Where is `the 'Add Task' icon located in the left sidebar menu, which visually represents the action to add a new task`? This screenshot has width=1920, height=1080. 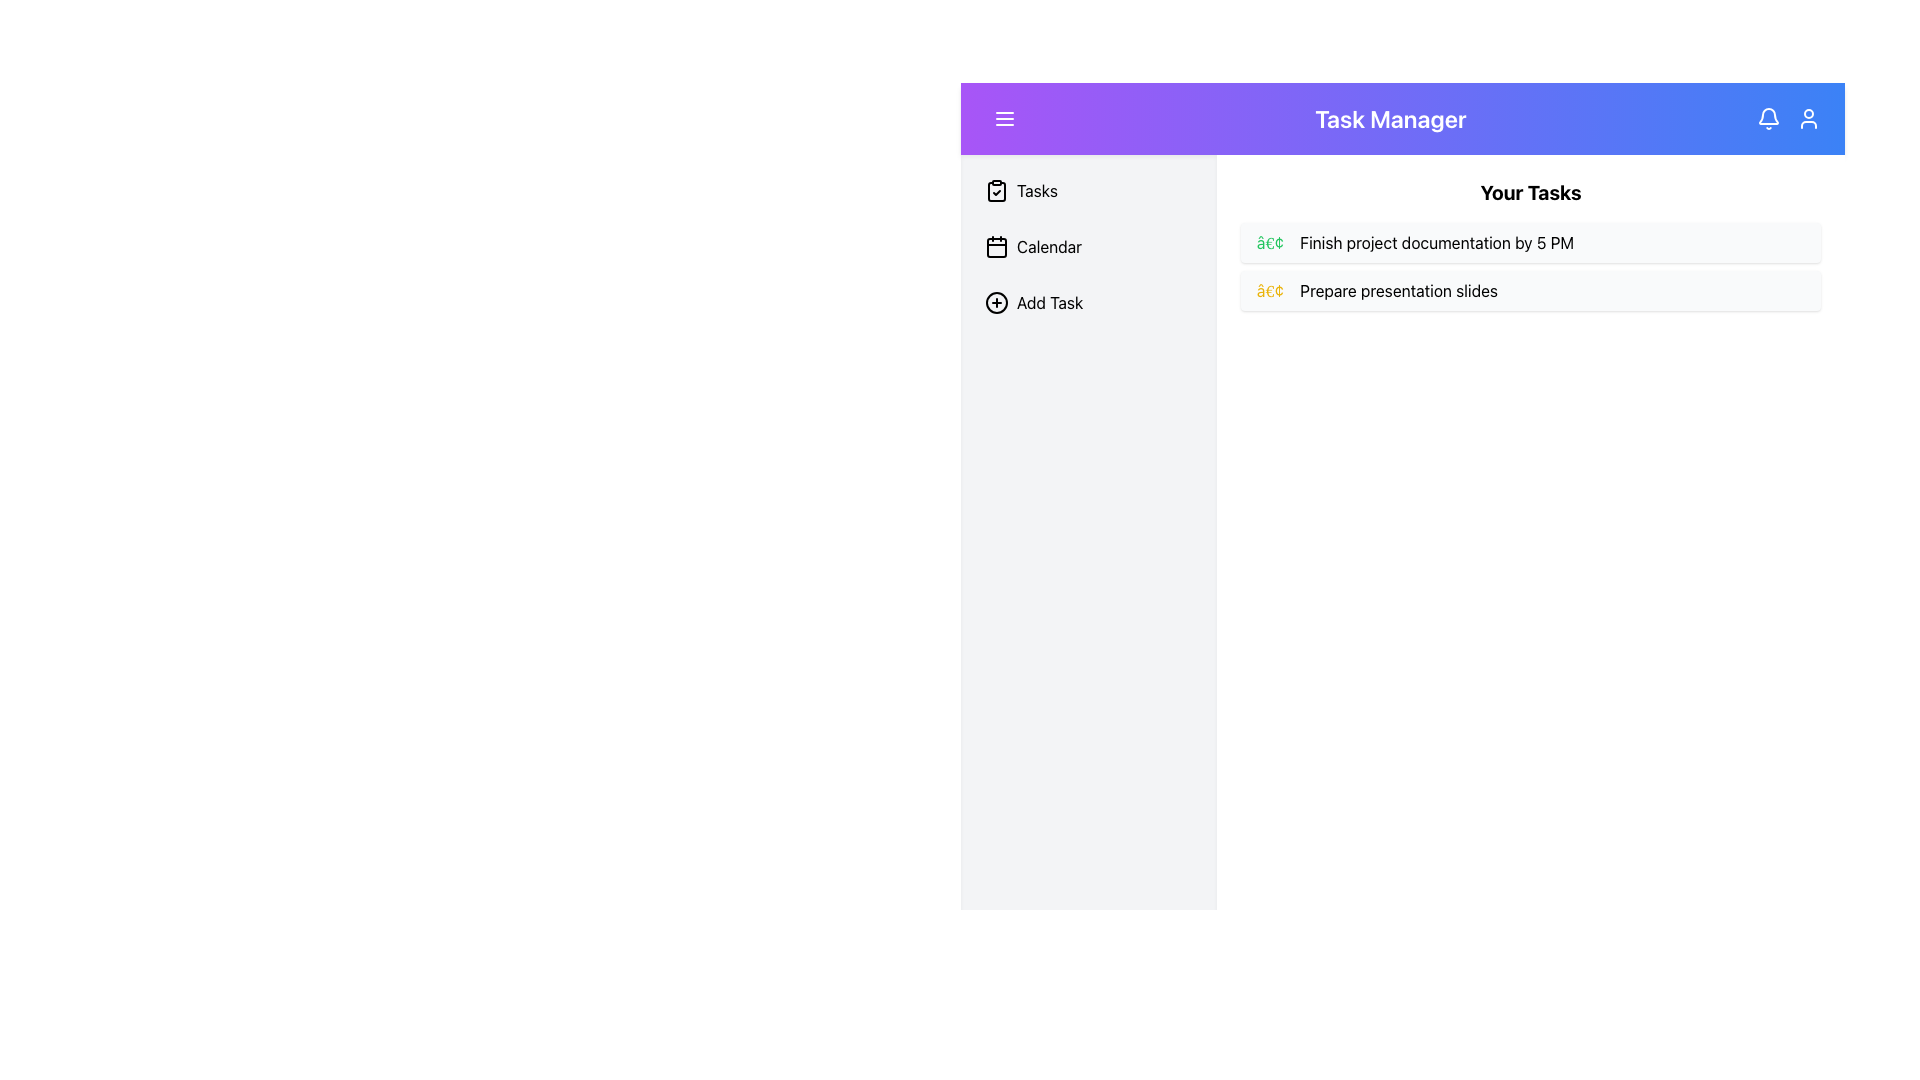
the 'Add Task' icon located in the left sidebar menu, which visually represents the action to add a new task is located at coordinates (997, 303).